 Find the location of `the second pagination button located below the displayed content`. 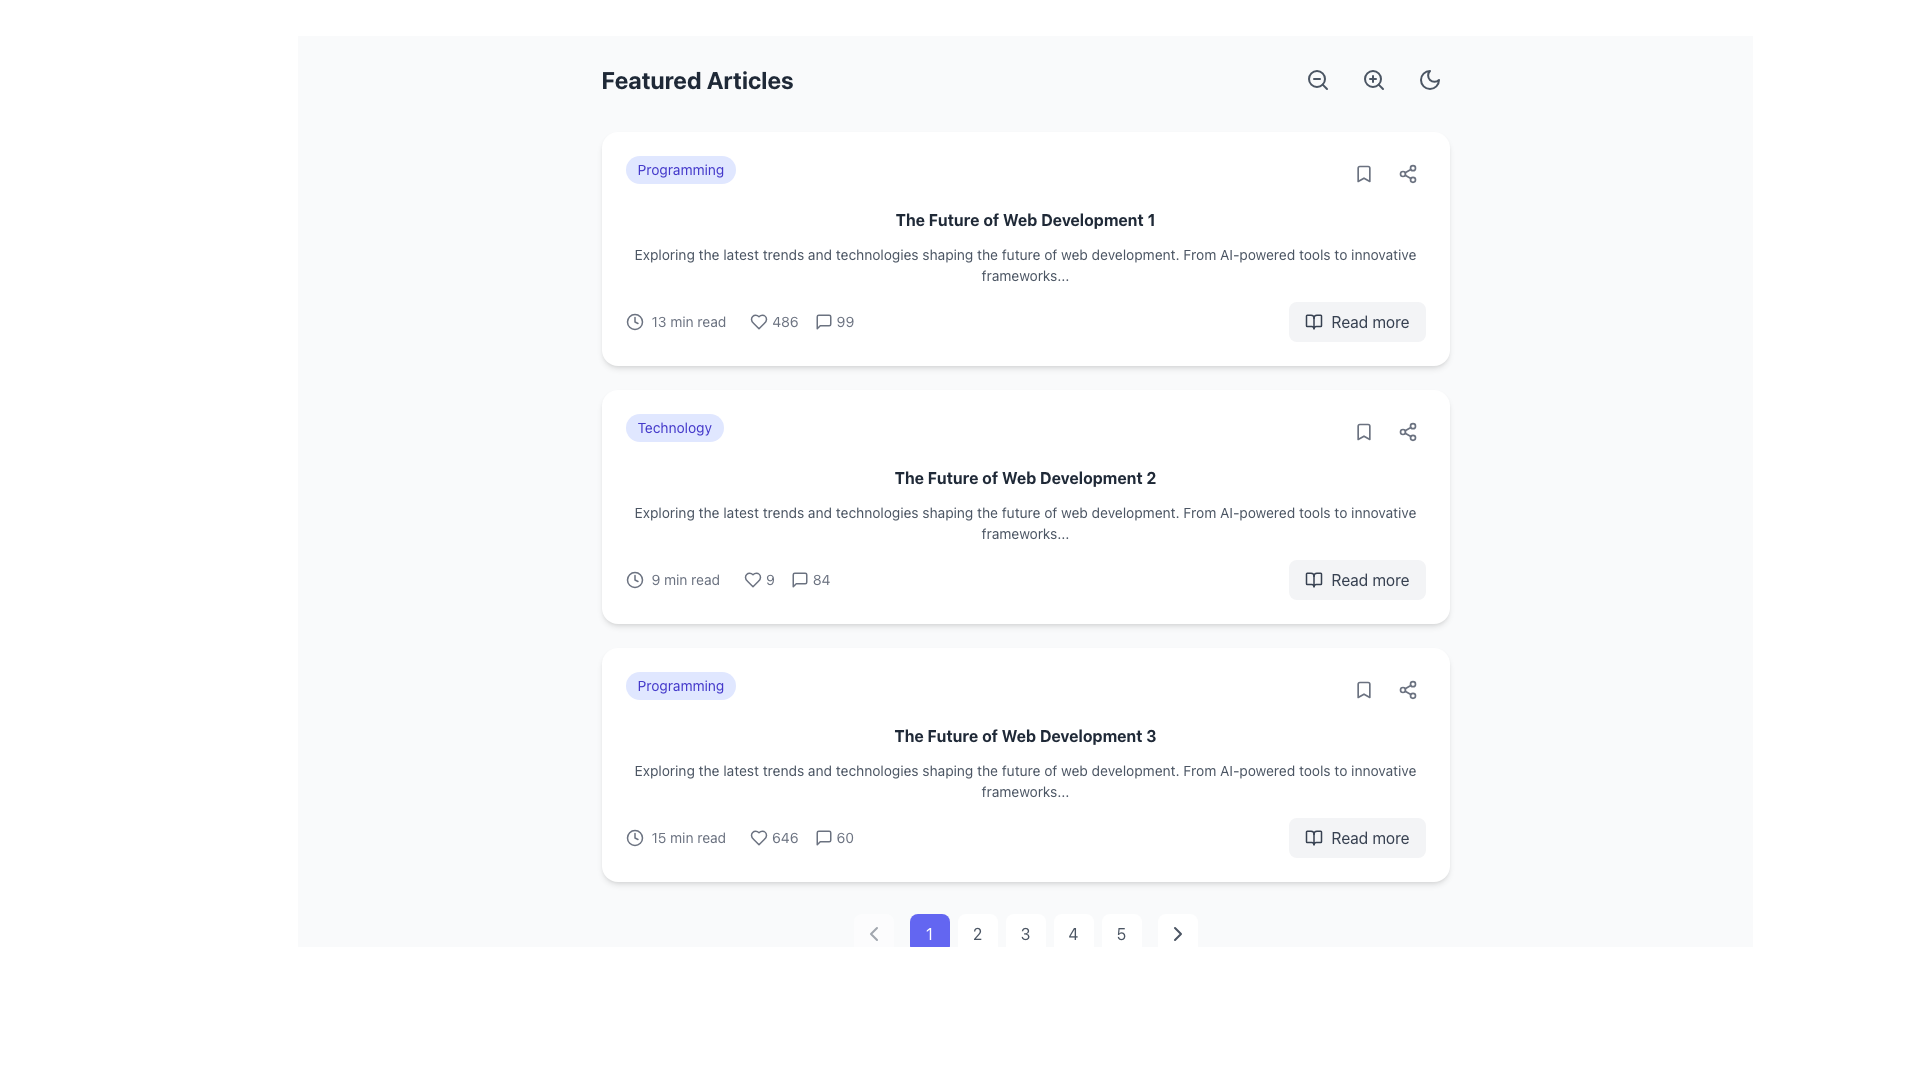

the second pagination button located below the displayed content is located at coordinates (977, 933).